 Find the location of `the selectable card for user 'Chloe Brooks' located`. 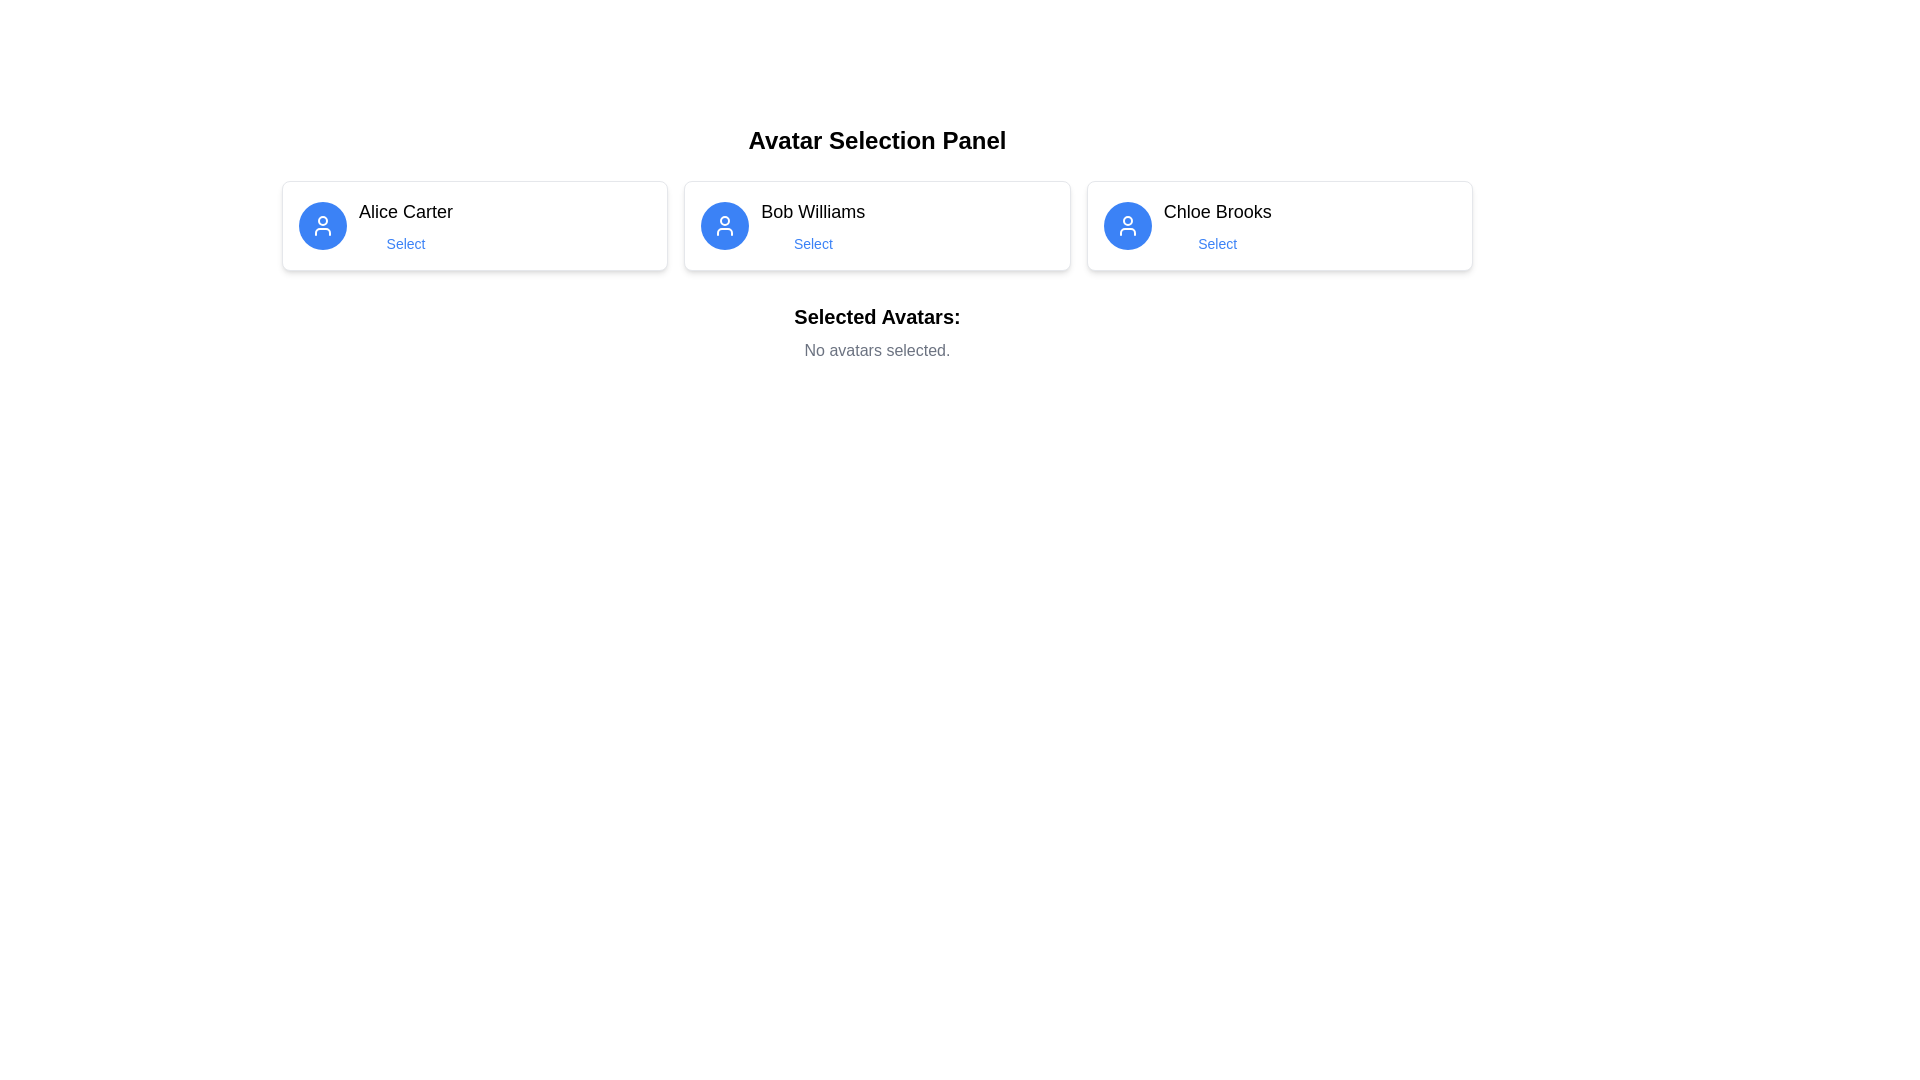

the selectable card for user 'Chloe Brooks' located is located at coordinates (1278, 225).